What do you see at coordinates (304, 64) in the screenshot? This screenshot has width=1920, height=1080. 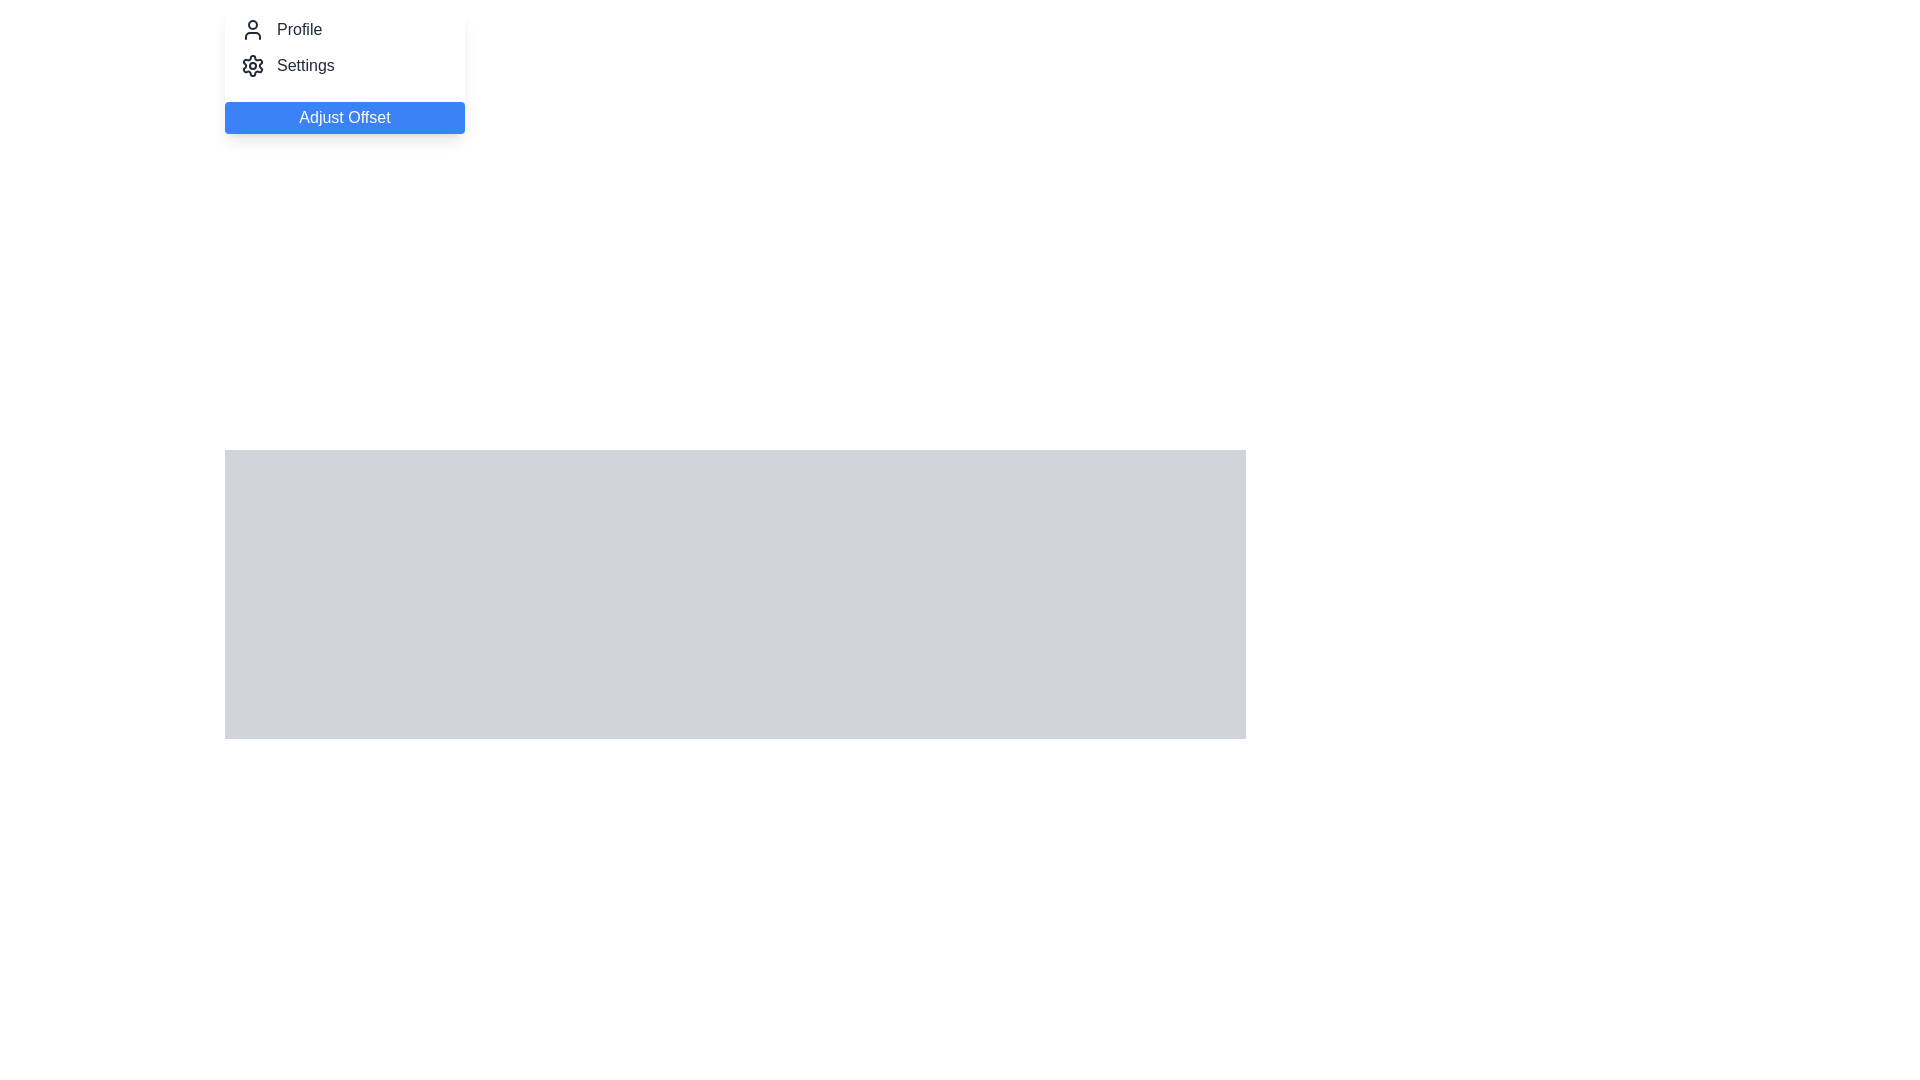 I see `the 'Settings' text label, which is a medium font weight in dark gray, located within a dropdown menu and positioned to the right of a gear icon` at bounding box center [304, 64].